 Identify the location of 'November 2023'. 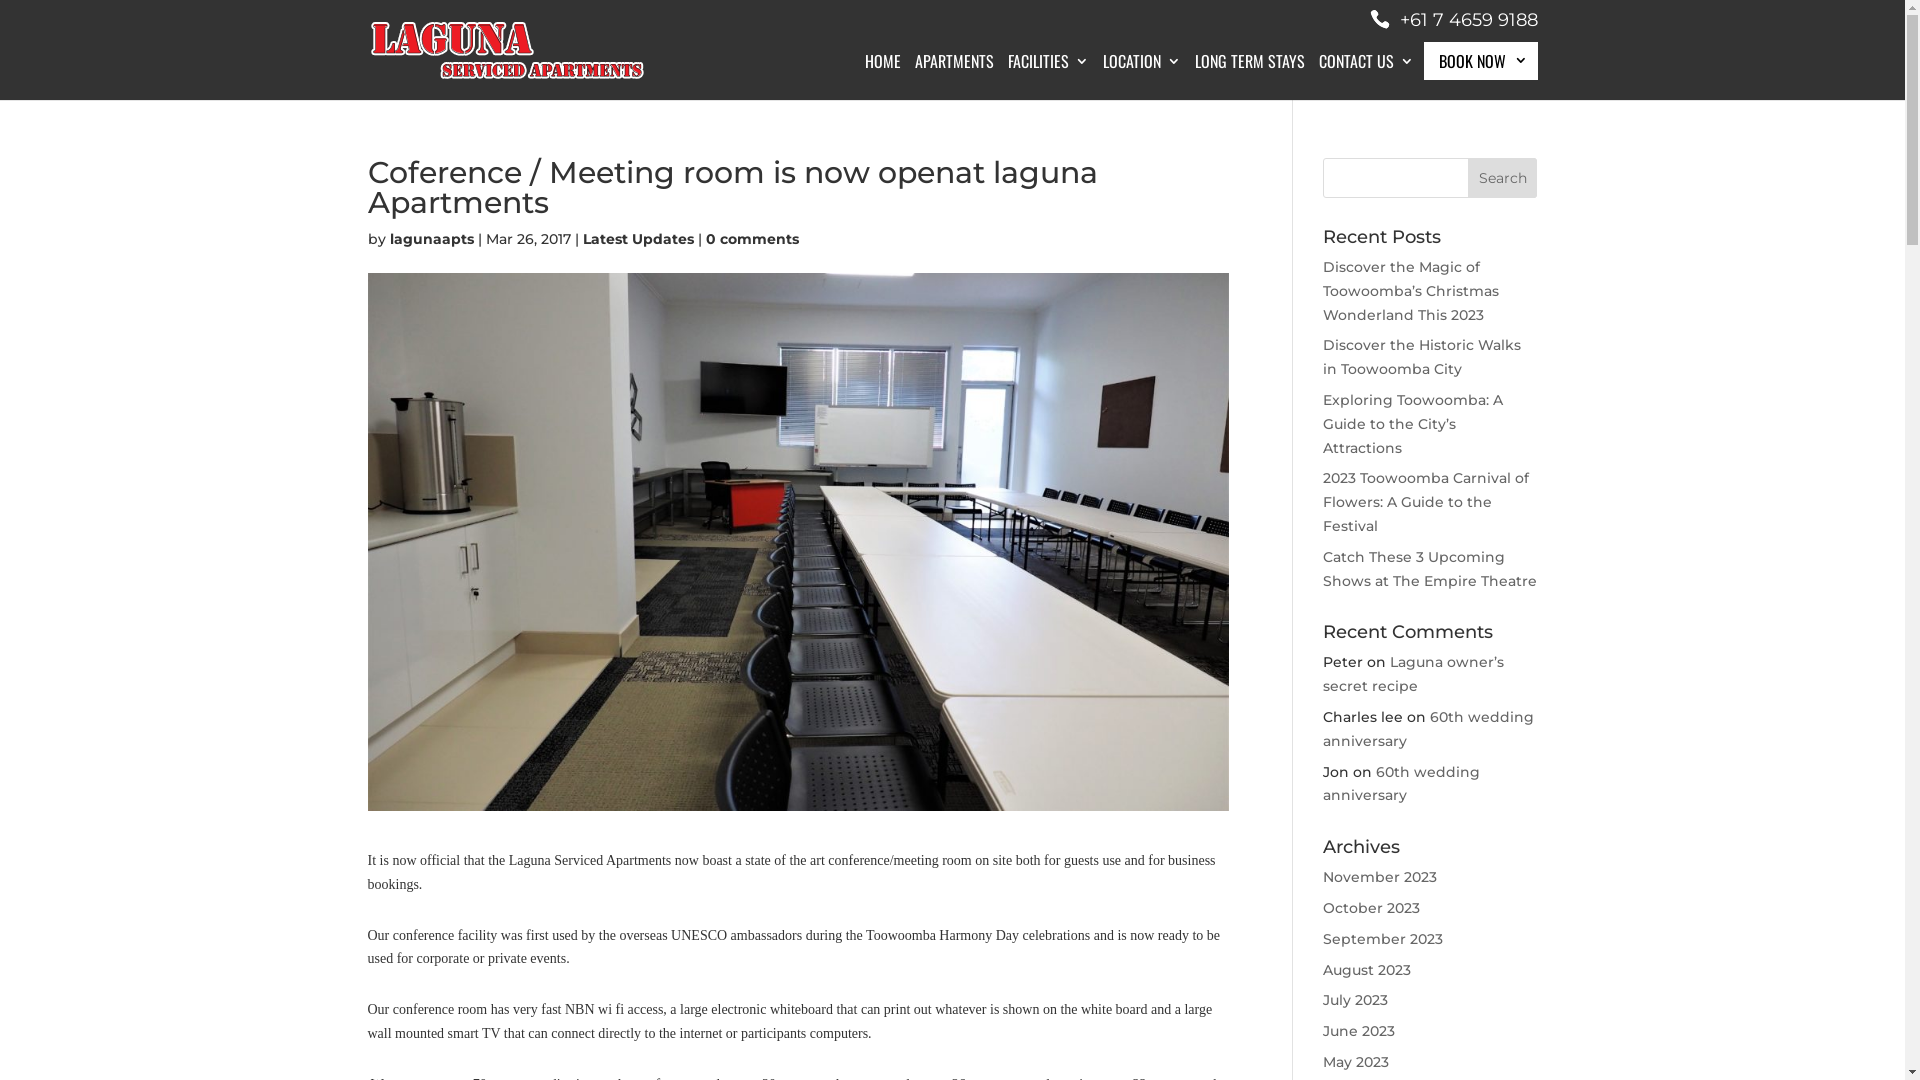
(1379, 875).